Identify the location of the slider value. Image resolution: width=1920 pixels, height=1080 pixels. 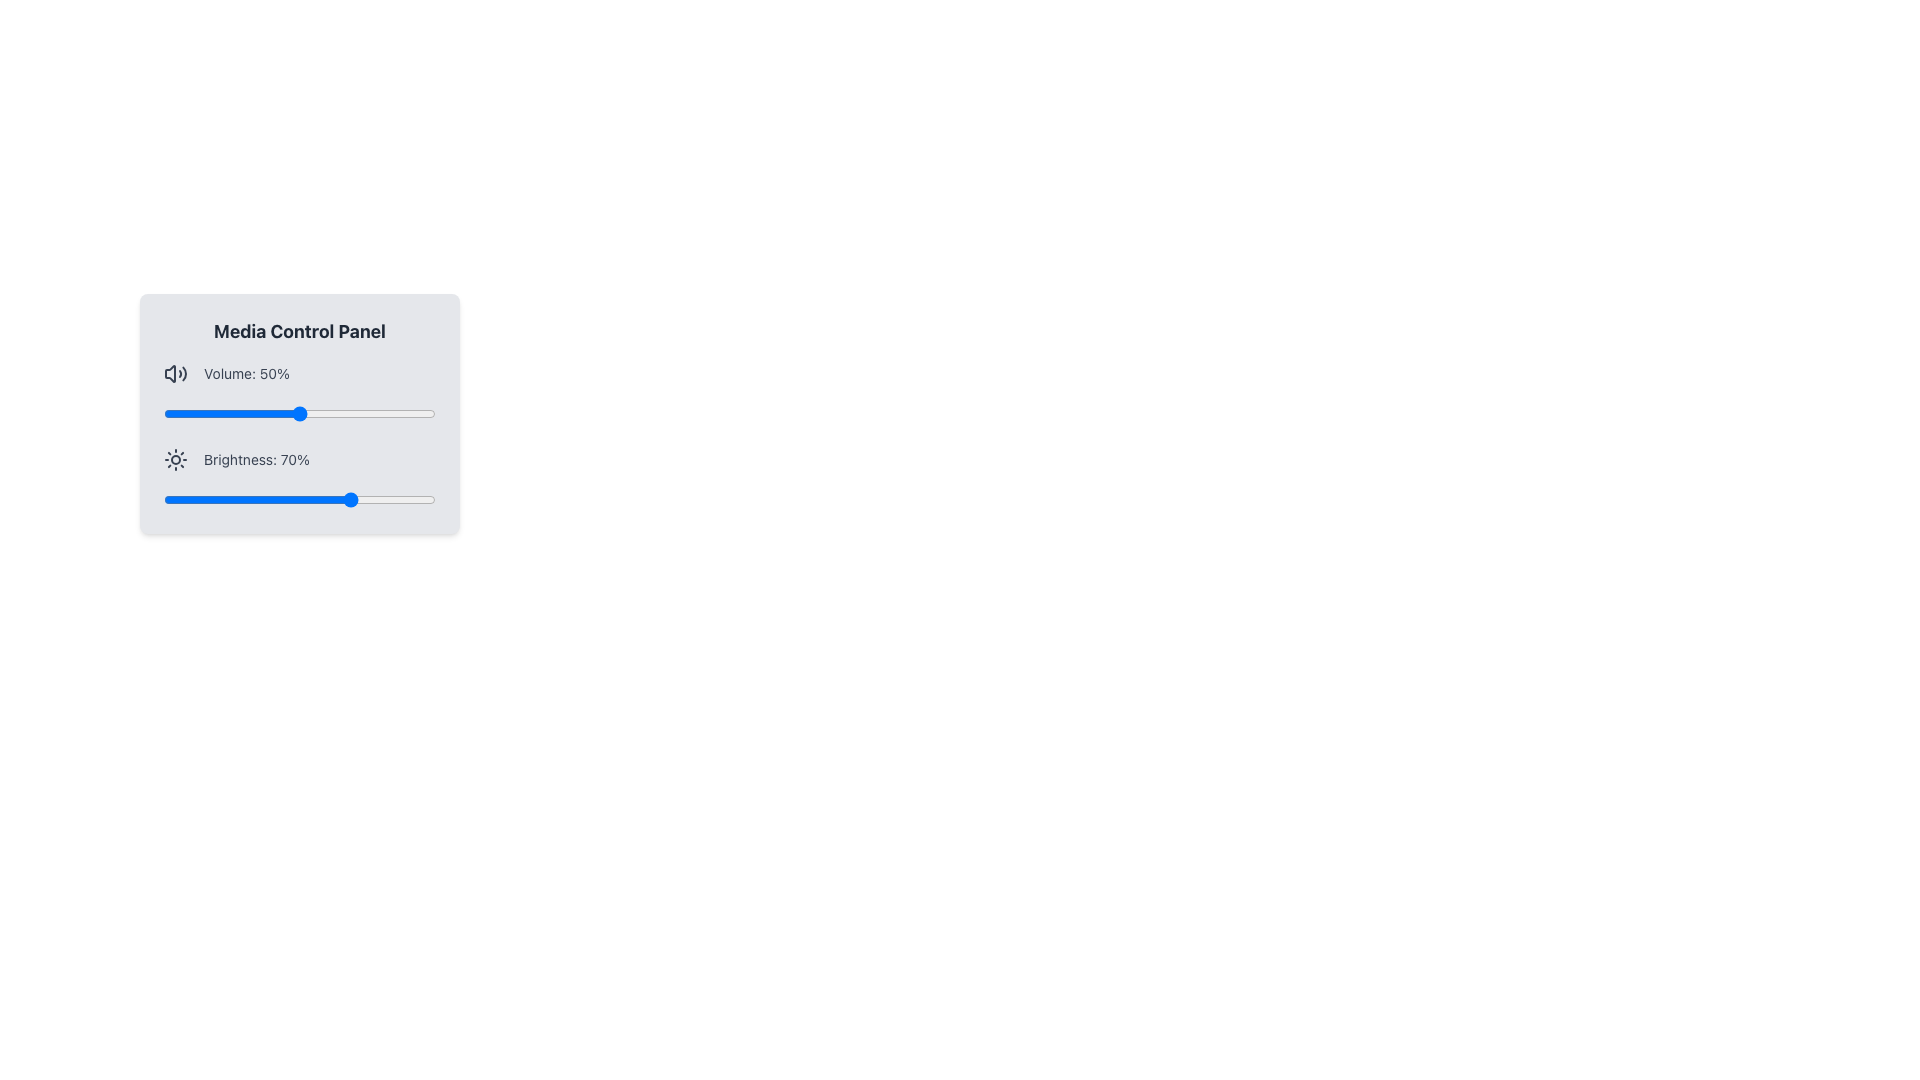
(277, 412).